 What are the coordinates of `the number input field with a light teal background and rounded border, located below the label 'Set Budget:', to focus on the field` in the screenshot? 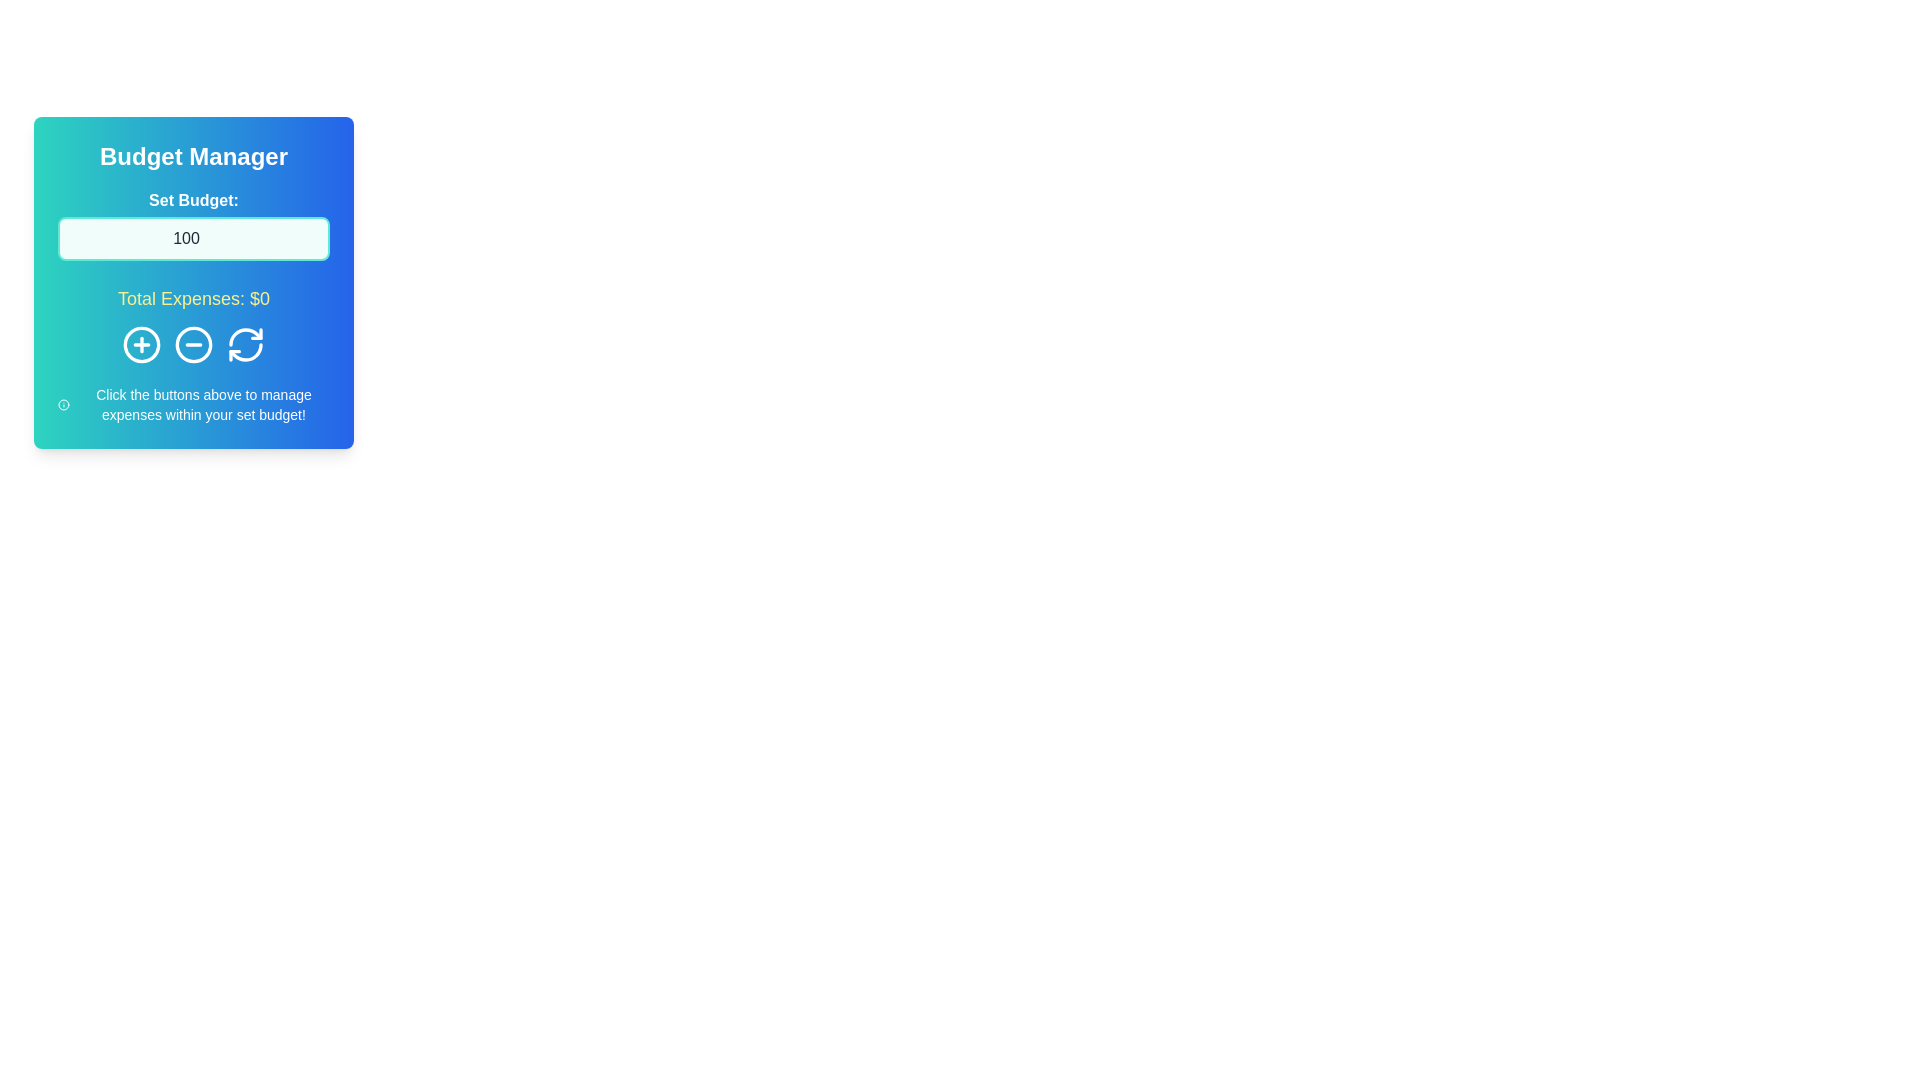 It's located at (193, 238).